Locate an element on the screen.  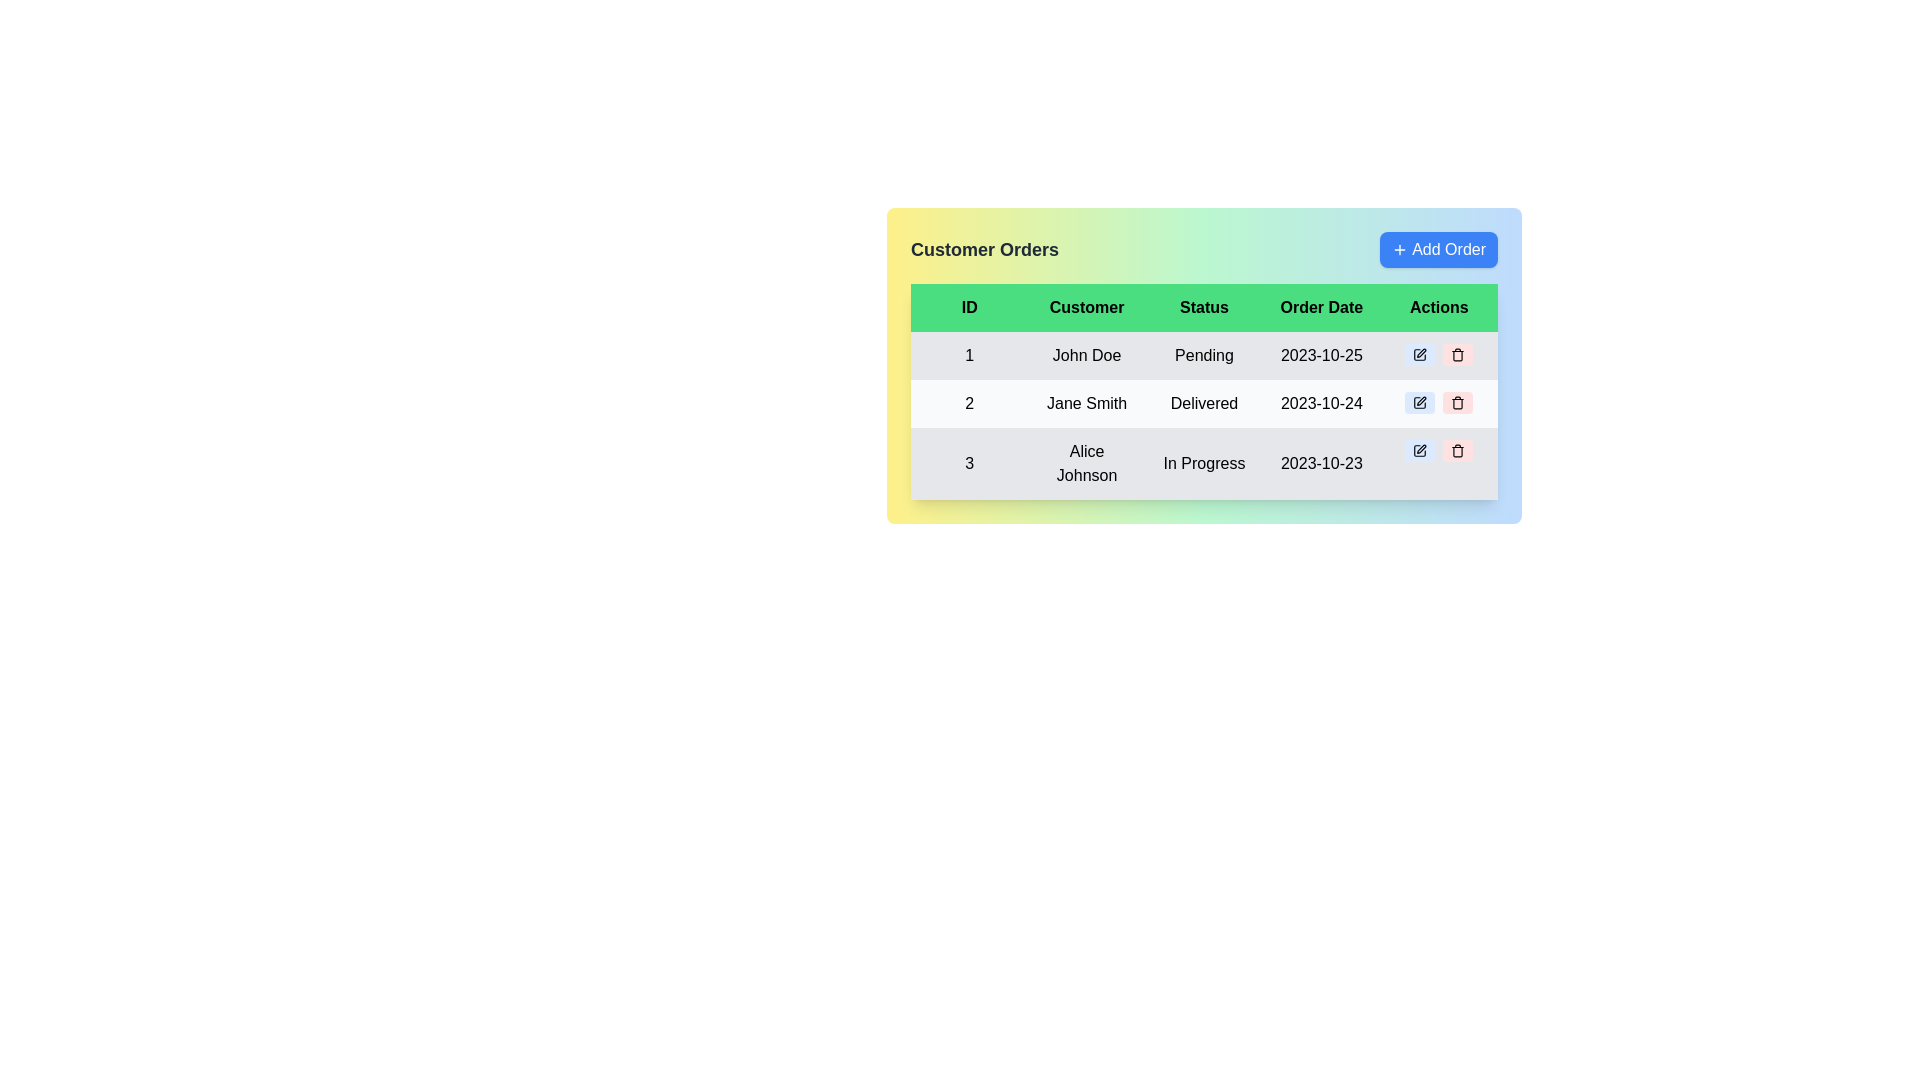
the second row of the table containing ID '2', Customer 'Jane Smith', Status 'Delivered', Order Date '2023-10-24' is located at coordinates (1203, 415).